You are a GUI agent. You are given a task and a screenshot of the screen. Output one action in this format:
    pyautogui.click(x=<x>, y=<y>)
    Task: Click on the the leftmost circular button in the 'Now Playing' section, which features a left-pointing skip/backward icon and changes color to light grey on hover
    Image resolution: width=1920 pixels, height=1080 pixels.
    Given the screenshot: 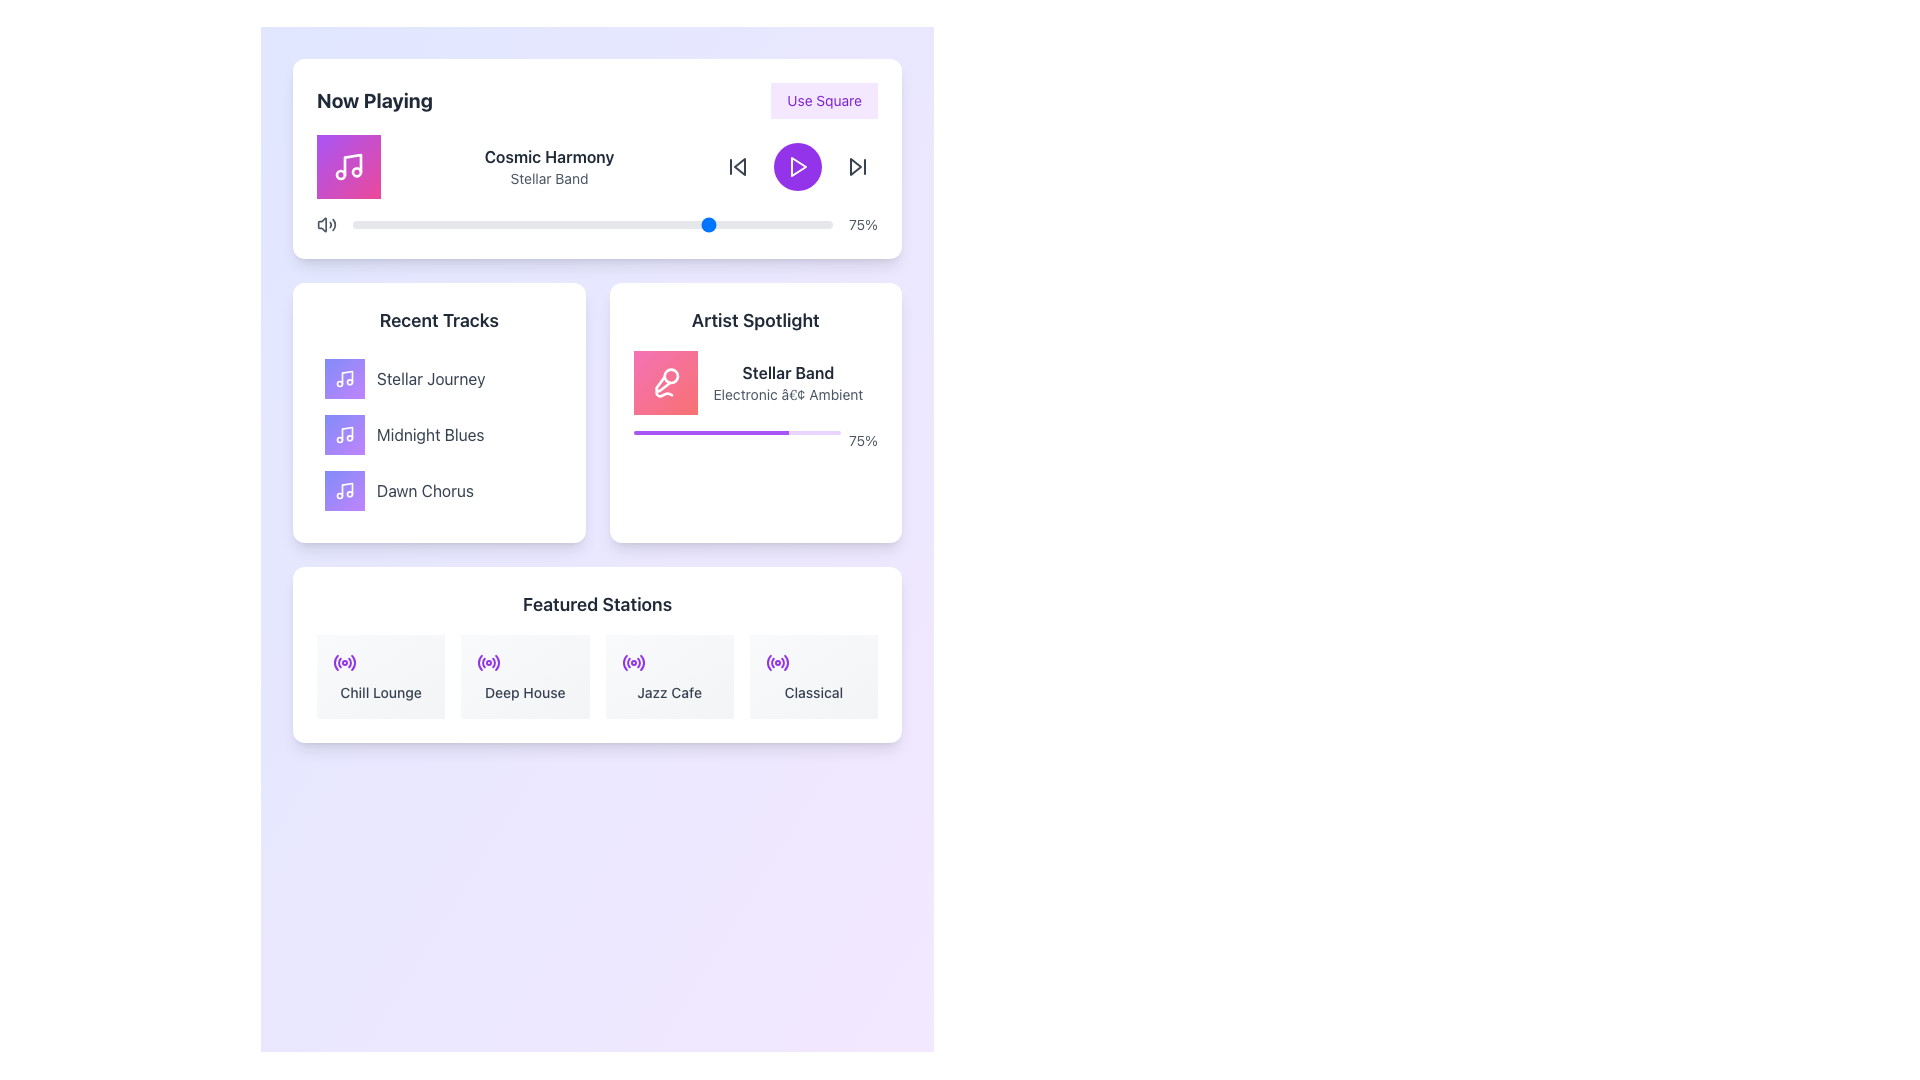 What is the action you would take?
    pyautogui.click(x=737, y=165)
    